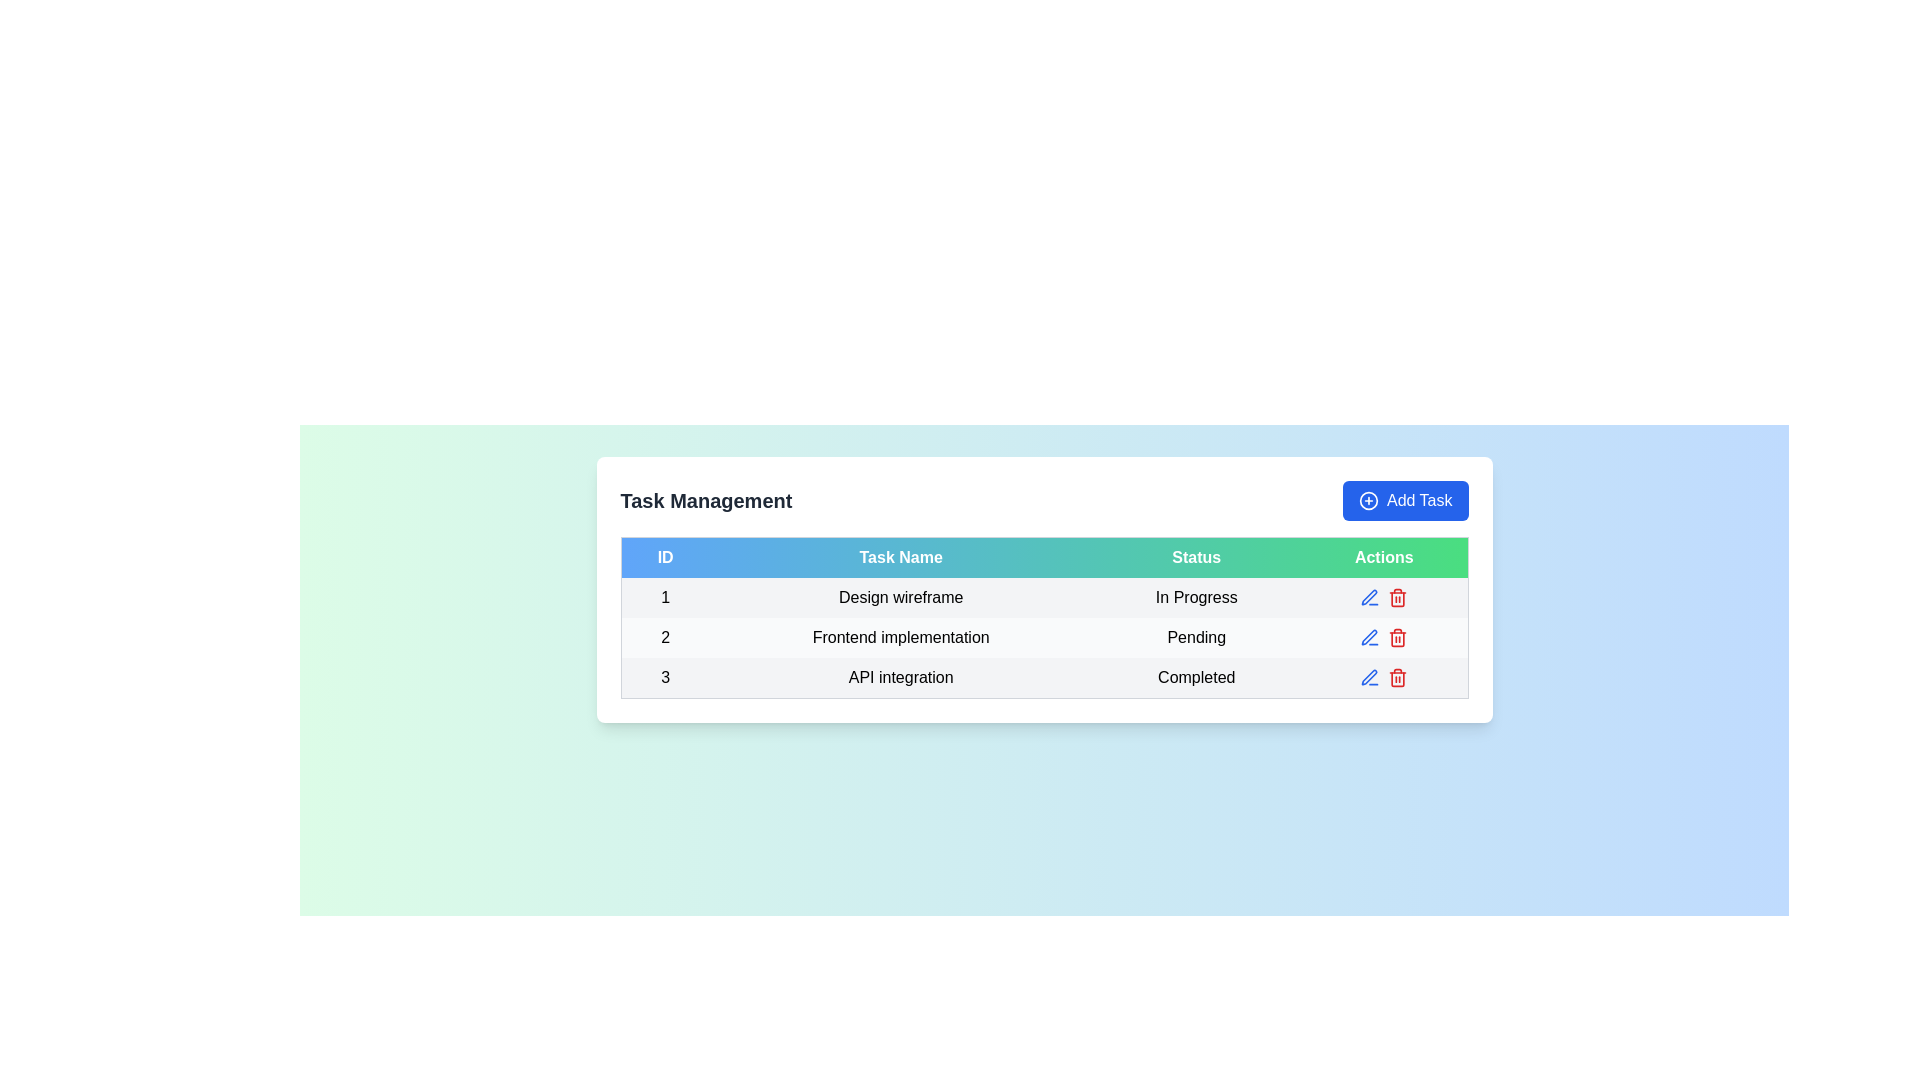 The image size is (1920, 1080). I want to click on the 'Task Name' text label in the header row of the table, which is visually distinguished by its blue to green background and positioned between 'ID' and 'Status', so click(900, 557).